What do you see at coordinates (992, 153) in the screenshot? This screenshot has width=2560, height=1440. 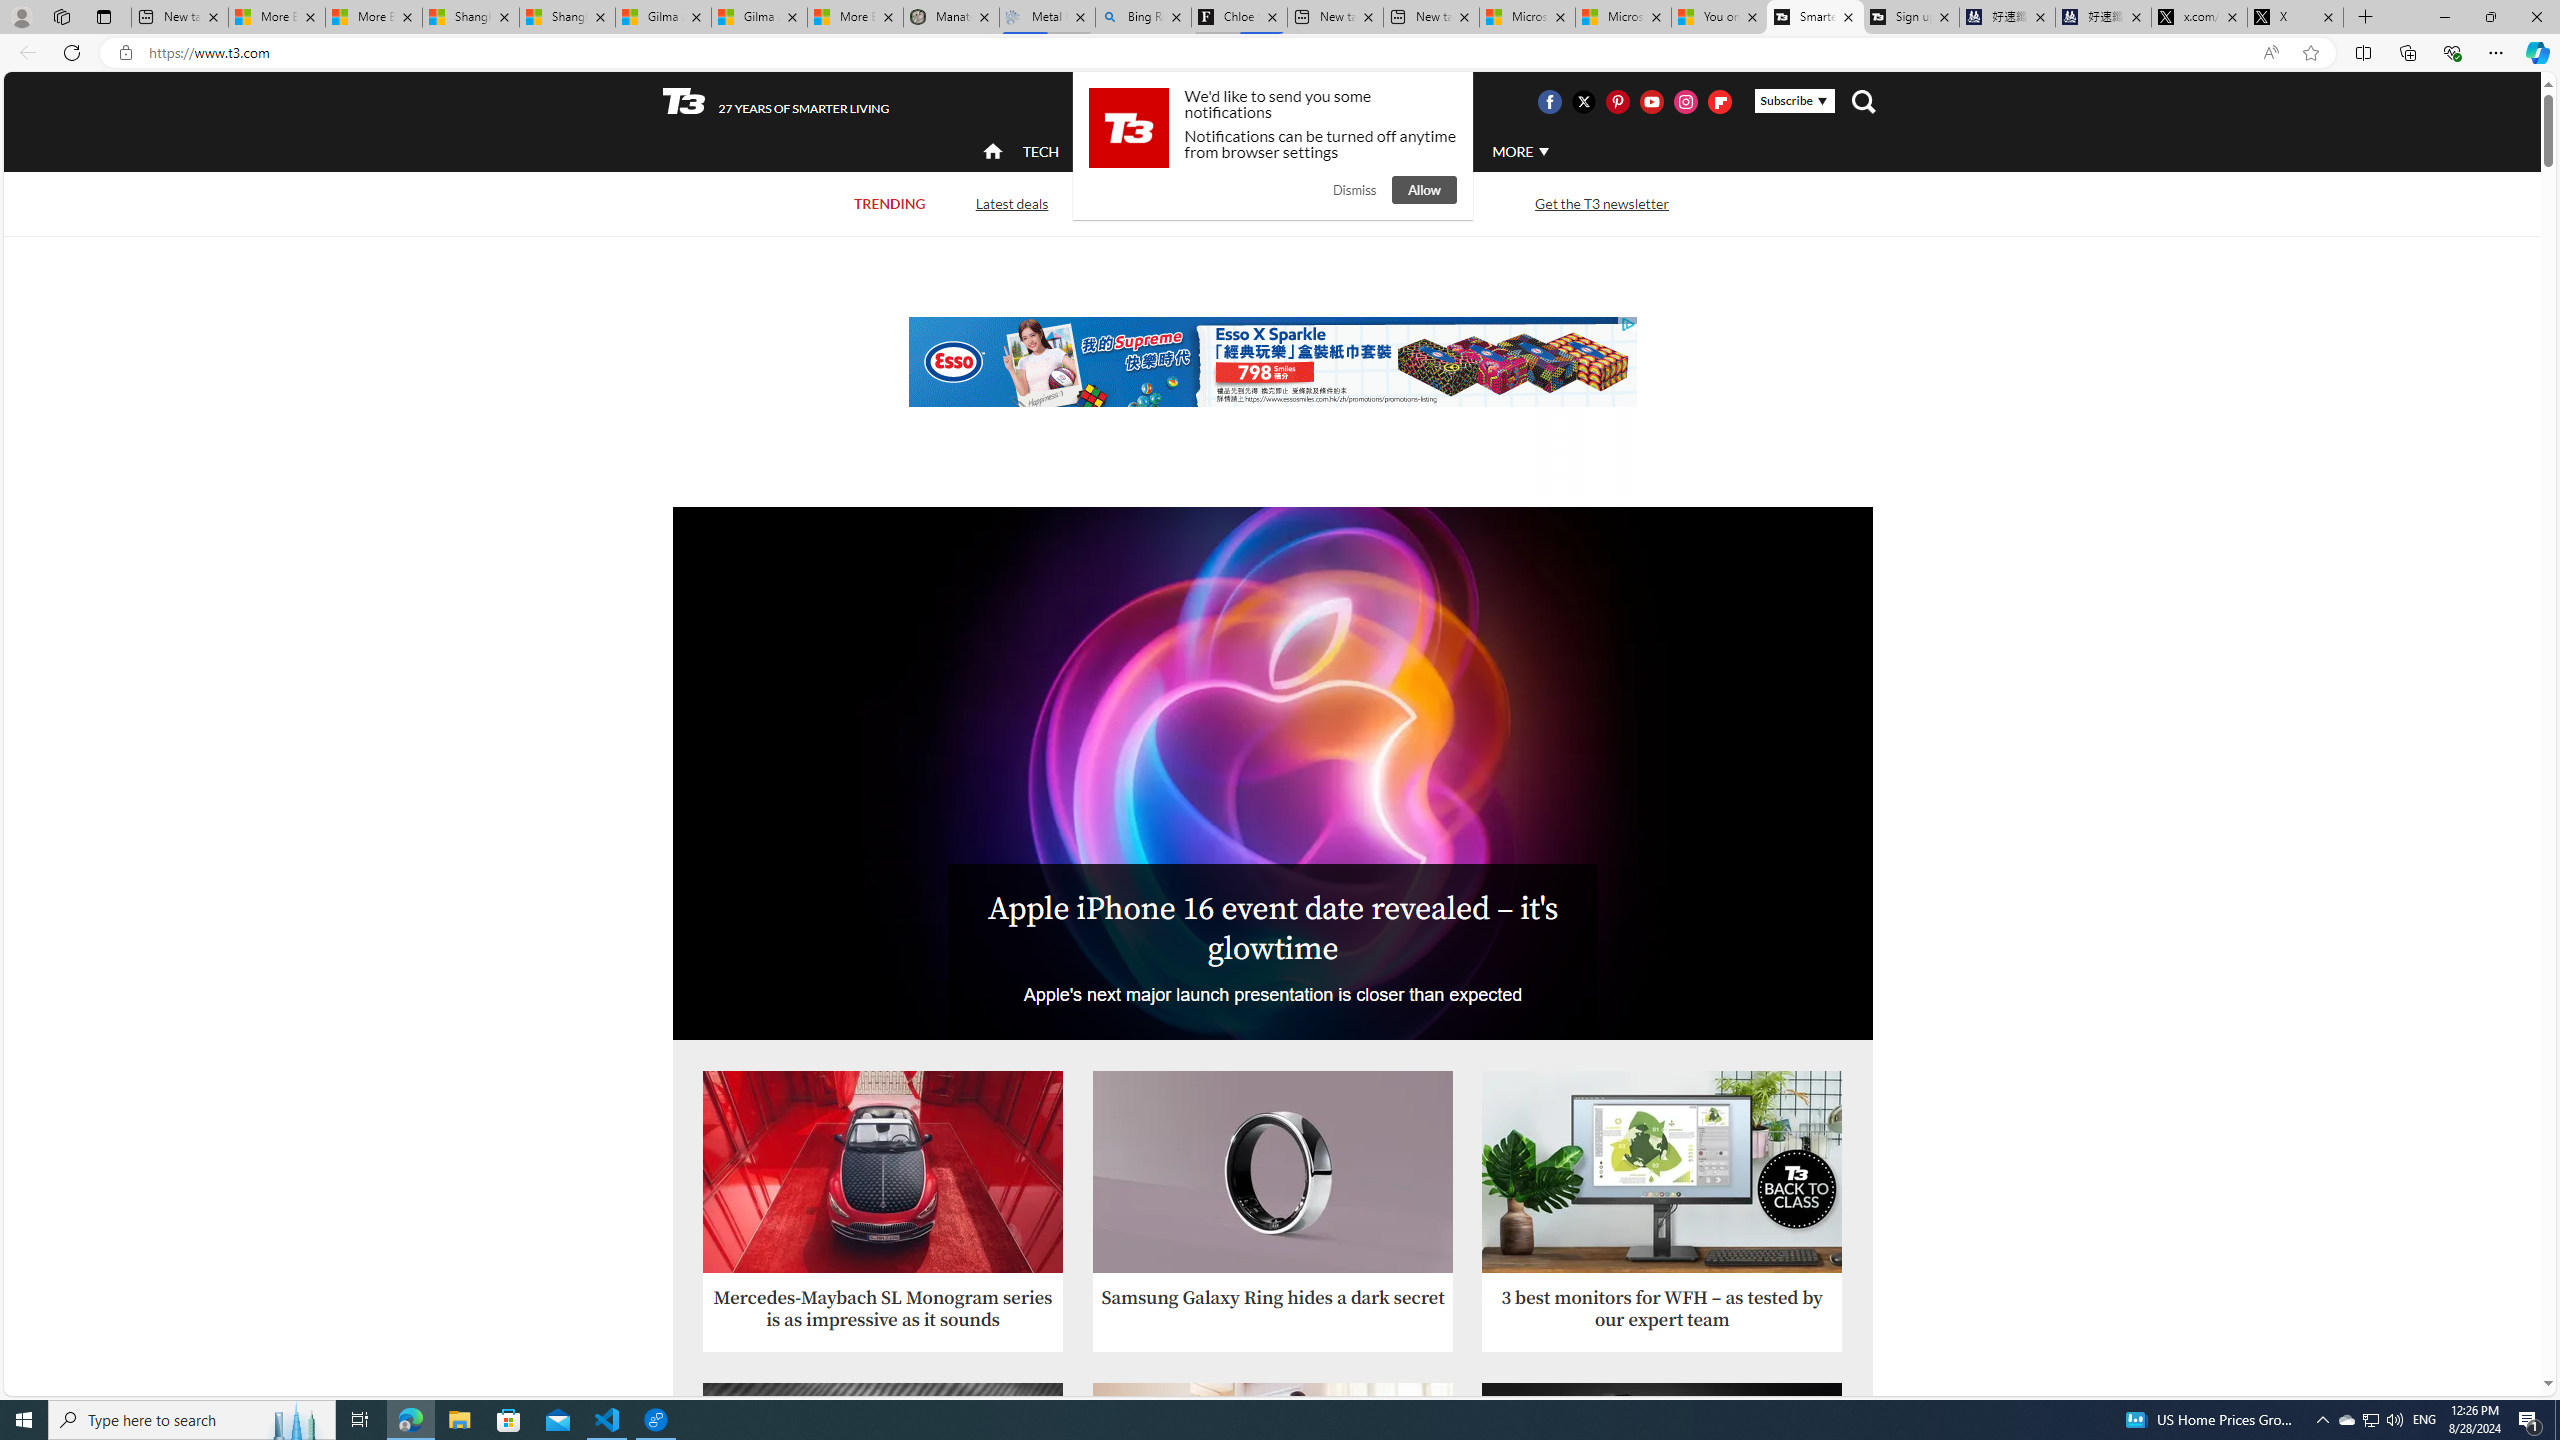 I see `'home'` at bounding box center [992, 153].